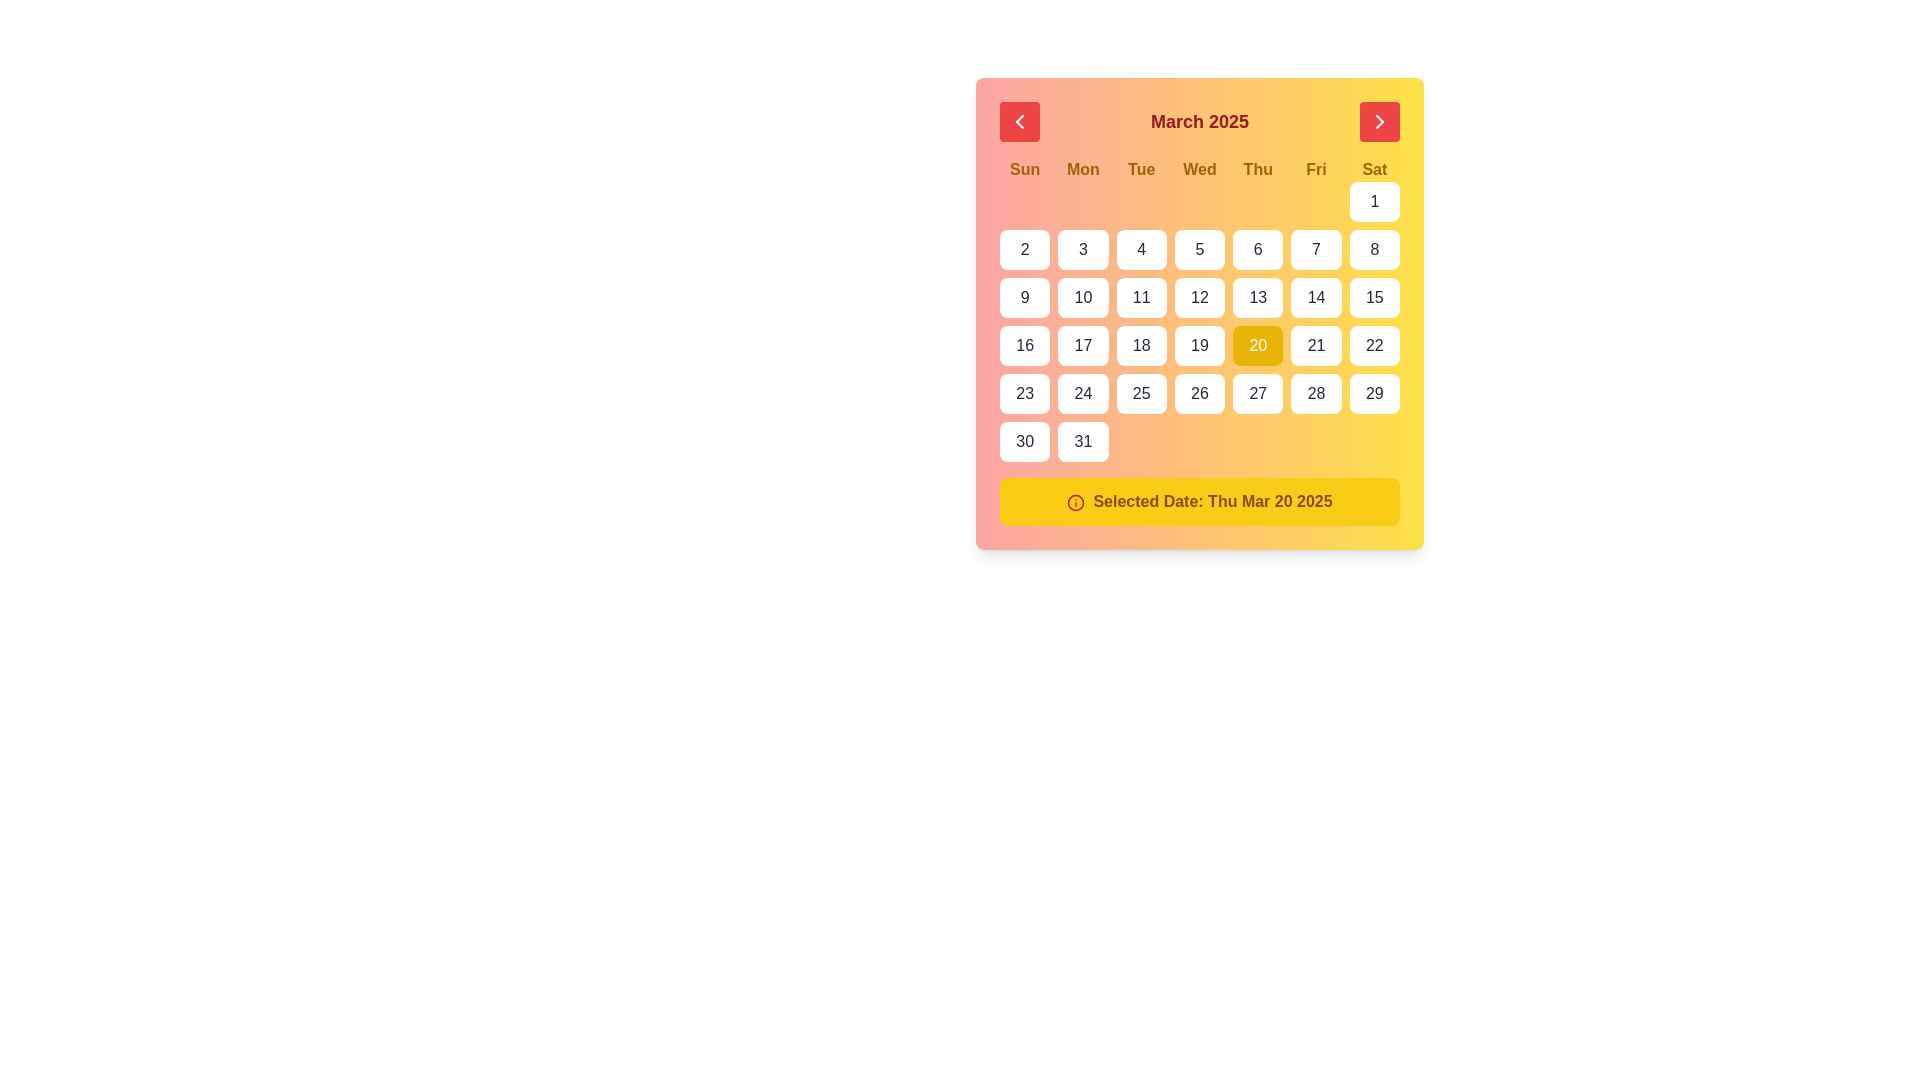 The height and width of the screenshot is (1080, 1920). I want to click on the fifth cell in the first row of the grid labeled 'Thu', which is a blank square grid cell with a yellowish background, so click(1257, 201).